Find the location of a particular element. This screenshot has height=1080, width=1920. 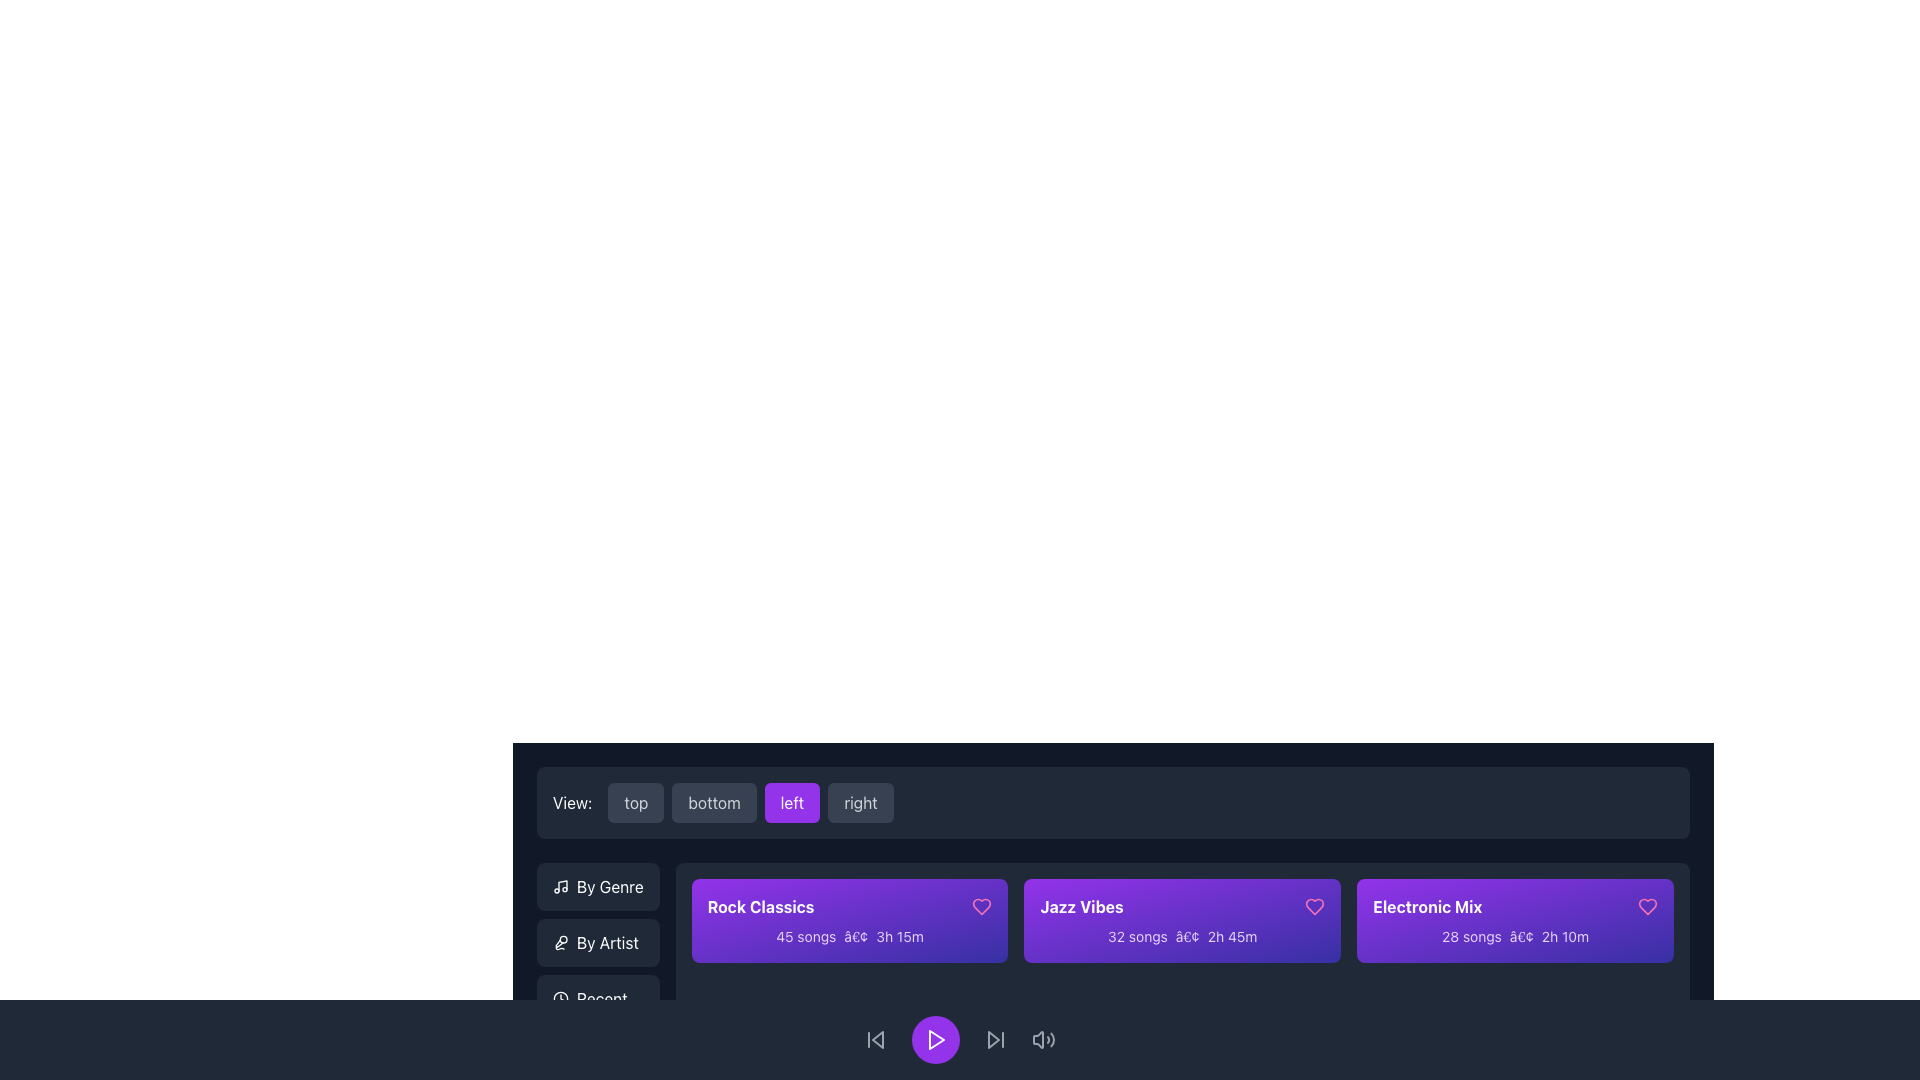

the typographic symbol '•' that separates '32 songs' and '2h 45m', which is displayed in light purple color within a block of text is located at coordinates (1187, 936).